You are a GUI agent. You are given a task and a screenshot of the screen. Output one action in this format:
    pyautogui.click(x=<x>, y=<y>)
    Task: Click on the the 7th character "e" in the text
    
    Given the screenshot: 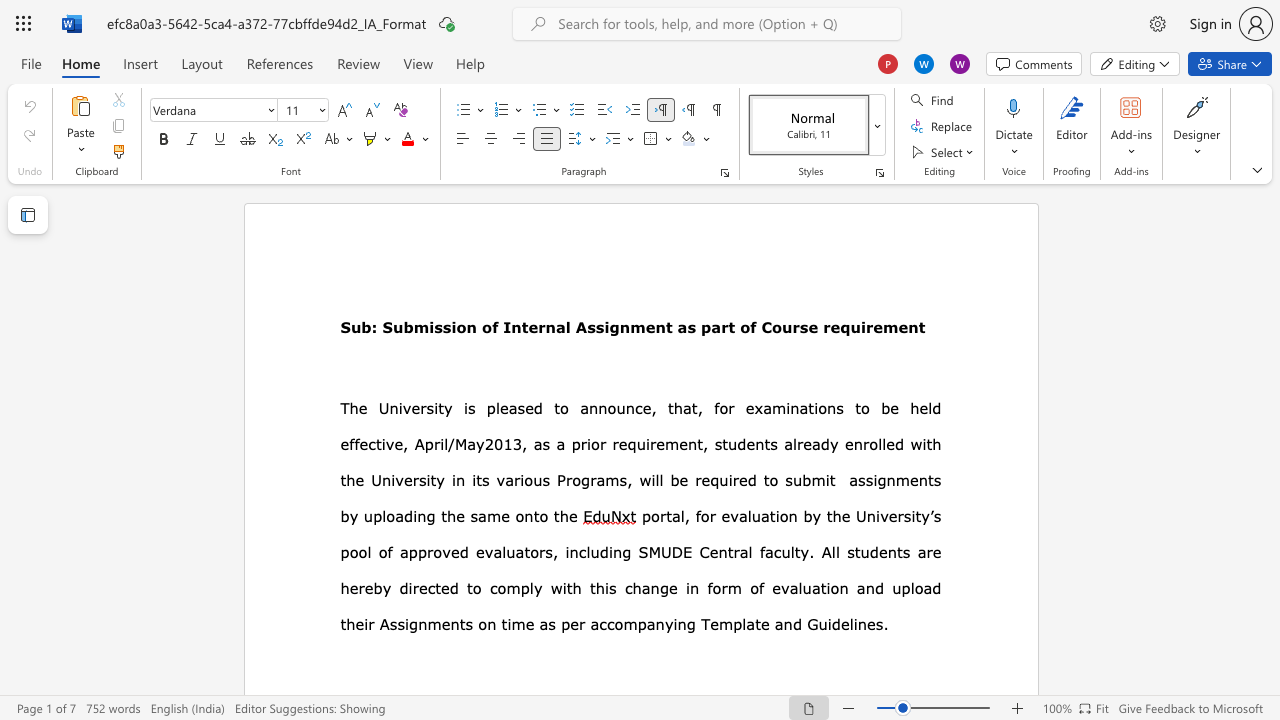 What is the action you would take?
    pyautogui.click(x=714, y=623)
    